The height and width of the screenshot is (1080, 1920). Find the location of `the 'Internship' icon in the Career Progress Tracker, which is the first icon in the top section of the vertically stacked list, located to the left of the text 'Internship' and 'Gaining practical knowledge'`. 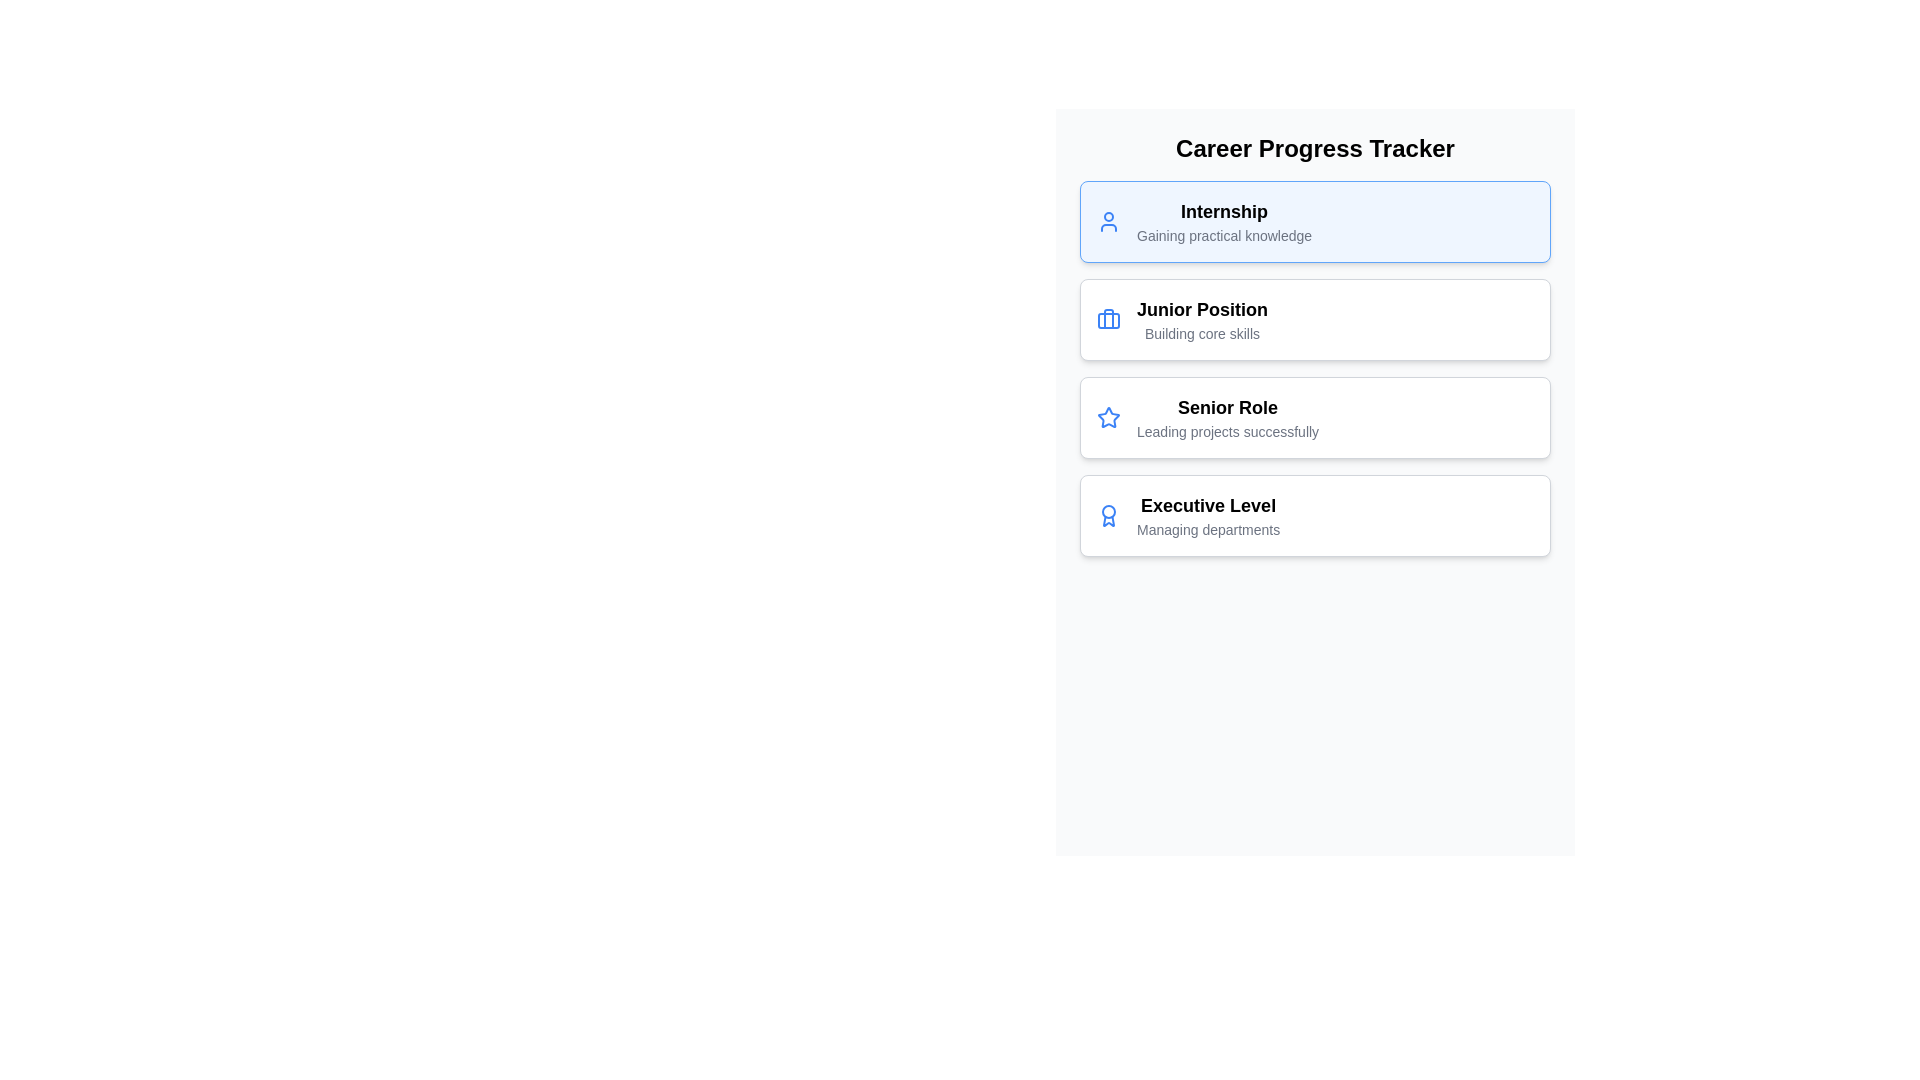

the 'Internship' icon in the Career Progress Tracker, which is the first icon in the top section of the vertically stacked list, located to the left of the text 'Internship' and 'Gaining practical knowledge' is located at coordinates (1107, 222).